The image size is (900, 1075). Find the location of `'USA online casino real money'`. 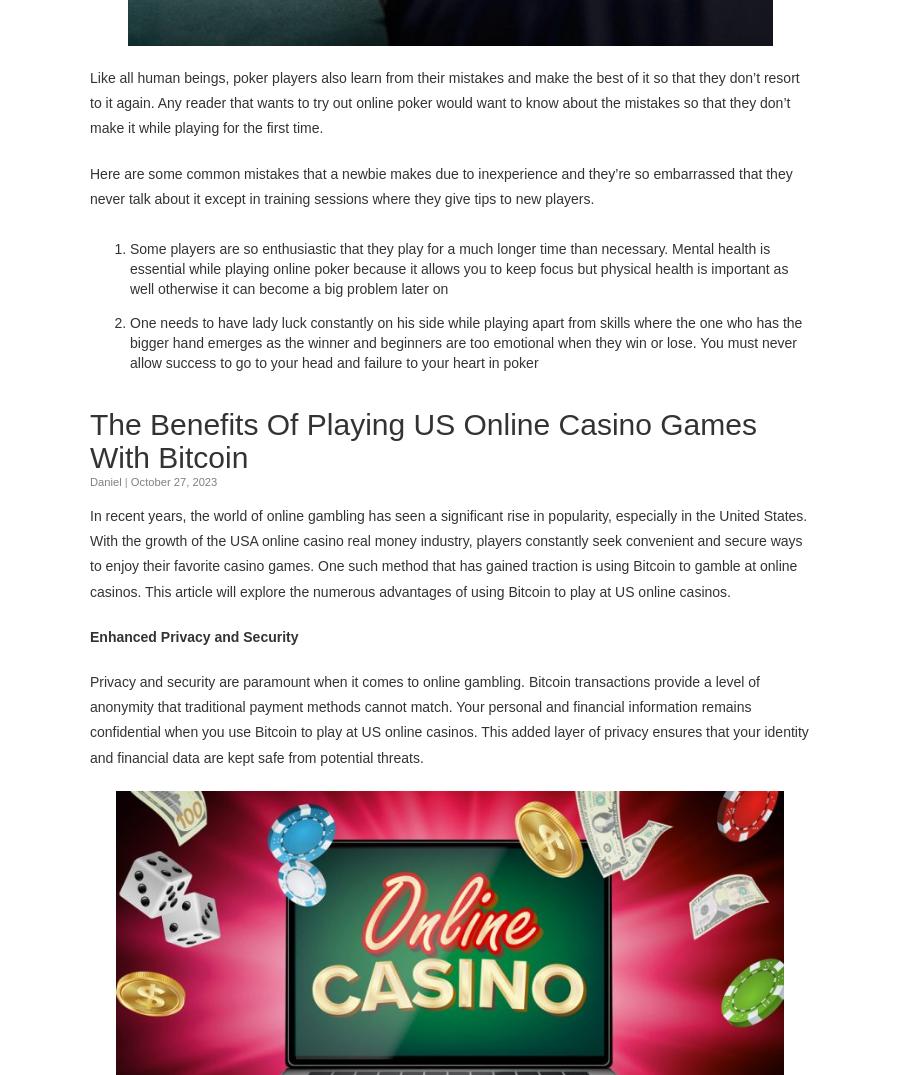

'USA online casino real money' is located at coordinates (322, 539).